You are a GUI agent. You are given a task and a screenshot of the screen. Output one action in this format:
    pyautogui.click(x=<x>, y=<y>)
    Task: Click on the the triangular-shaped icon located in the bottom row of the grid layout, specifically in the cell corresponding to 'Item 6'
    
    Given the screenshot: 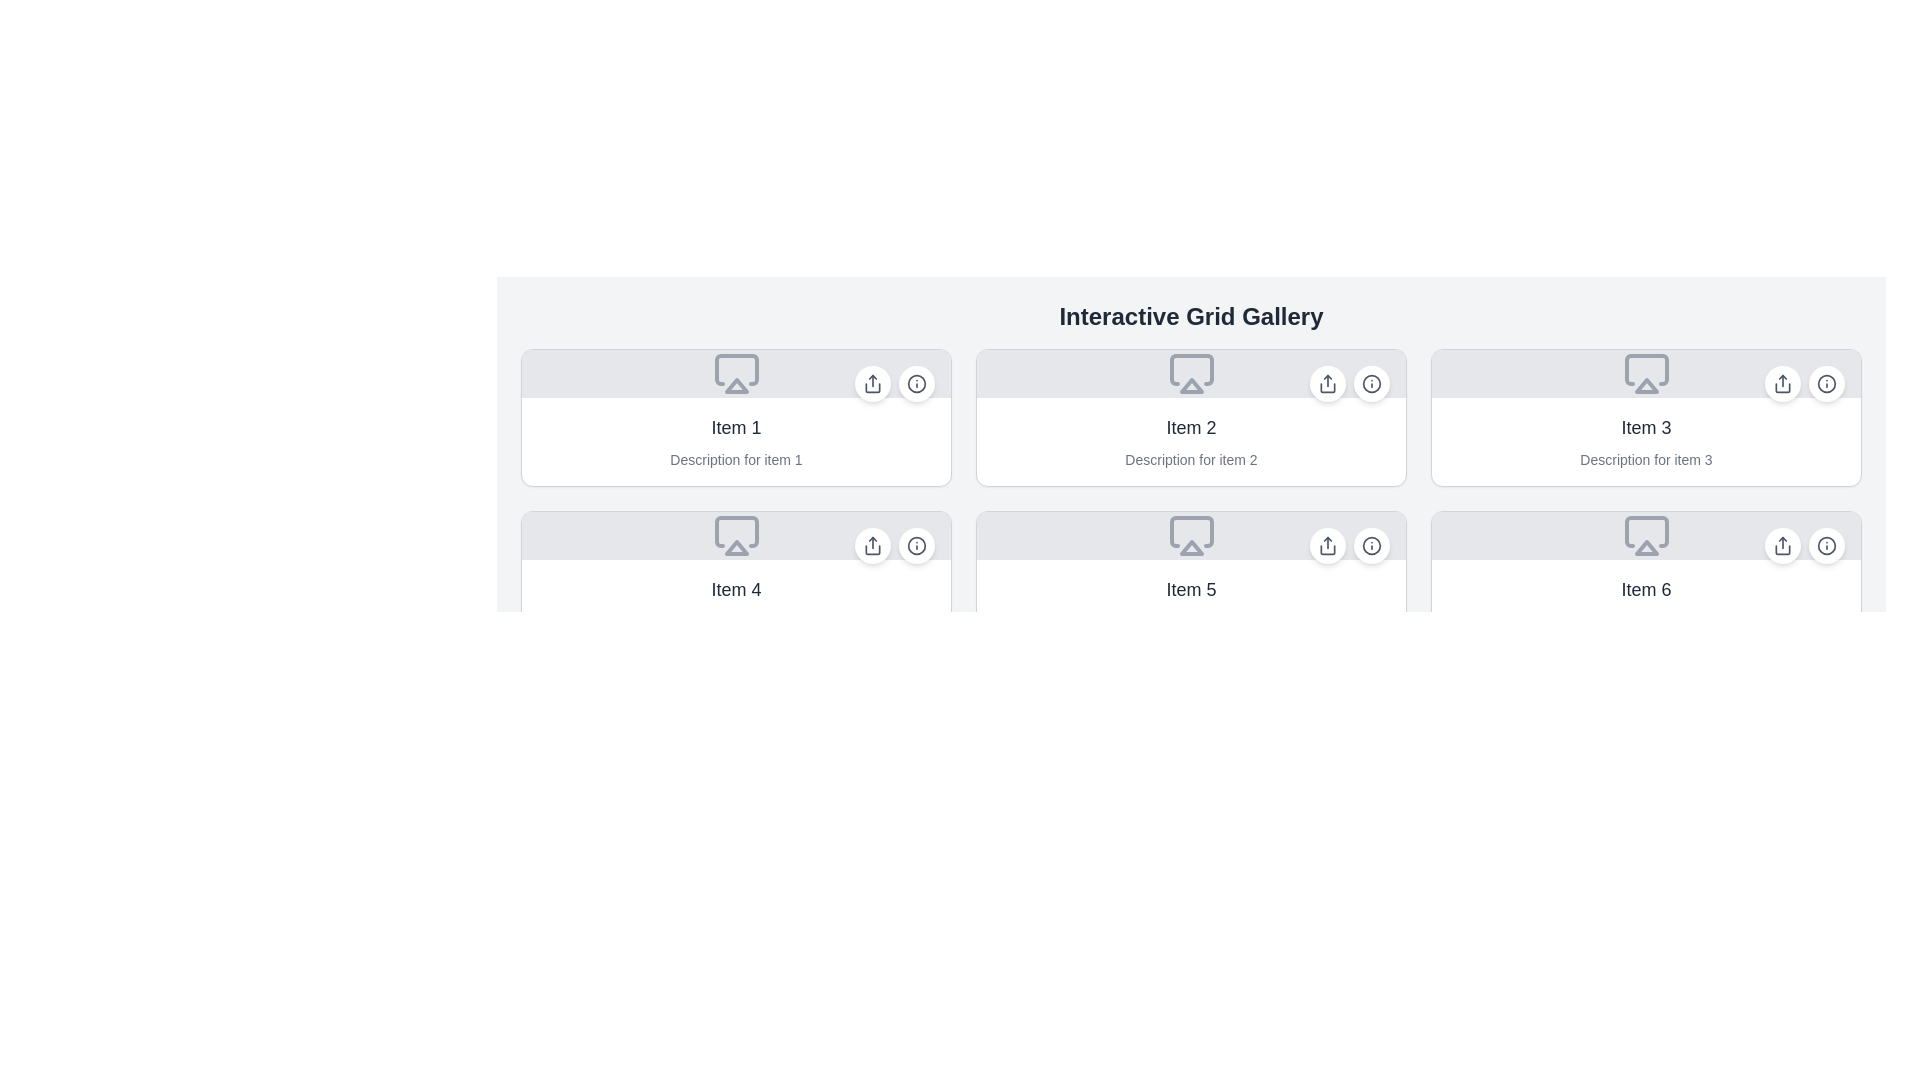 What is the action you would take?
    pyautogui.click(x=1646, y=547)
    